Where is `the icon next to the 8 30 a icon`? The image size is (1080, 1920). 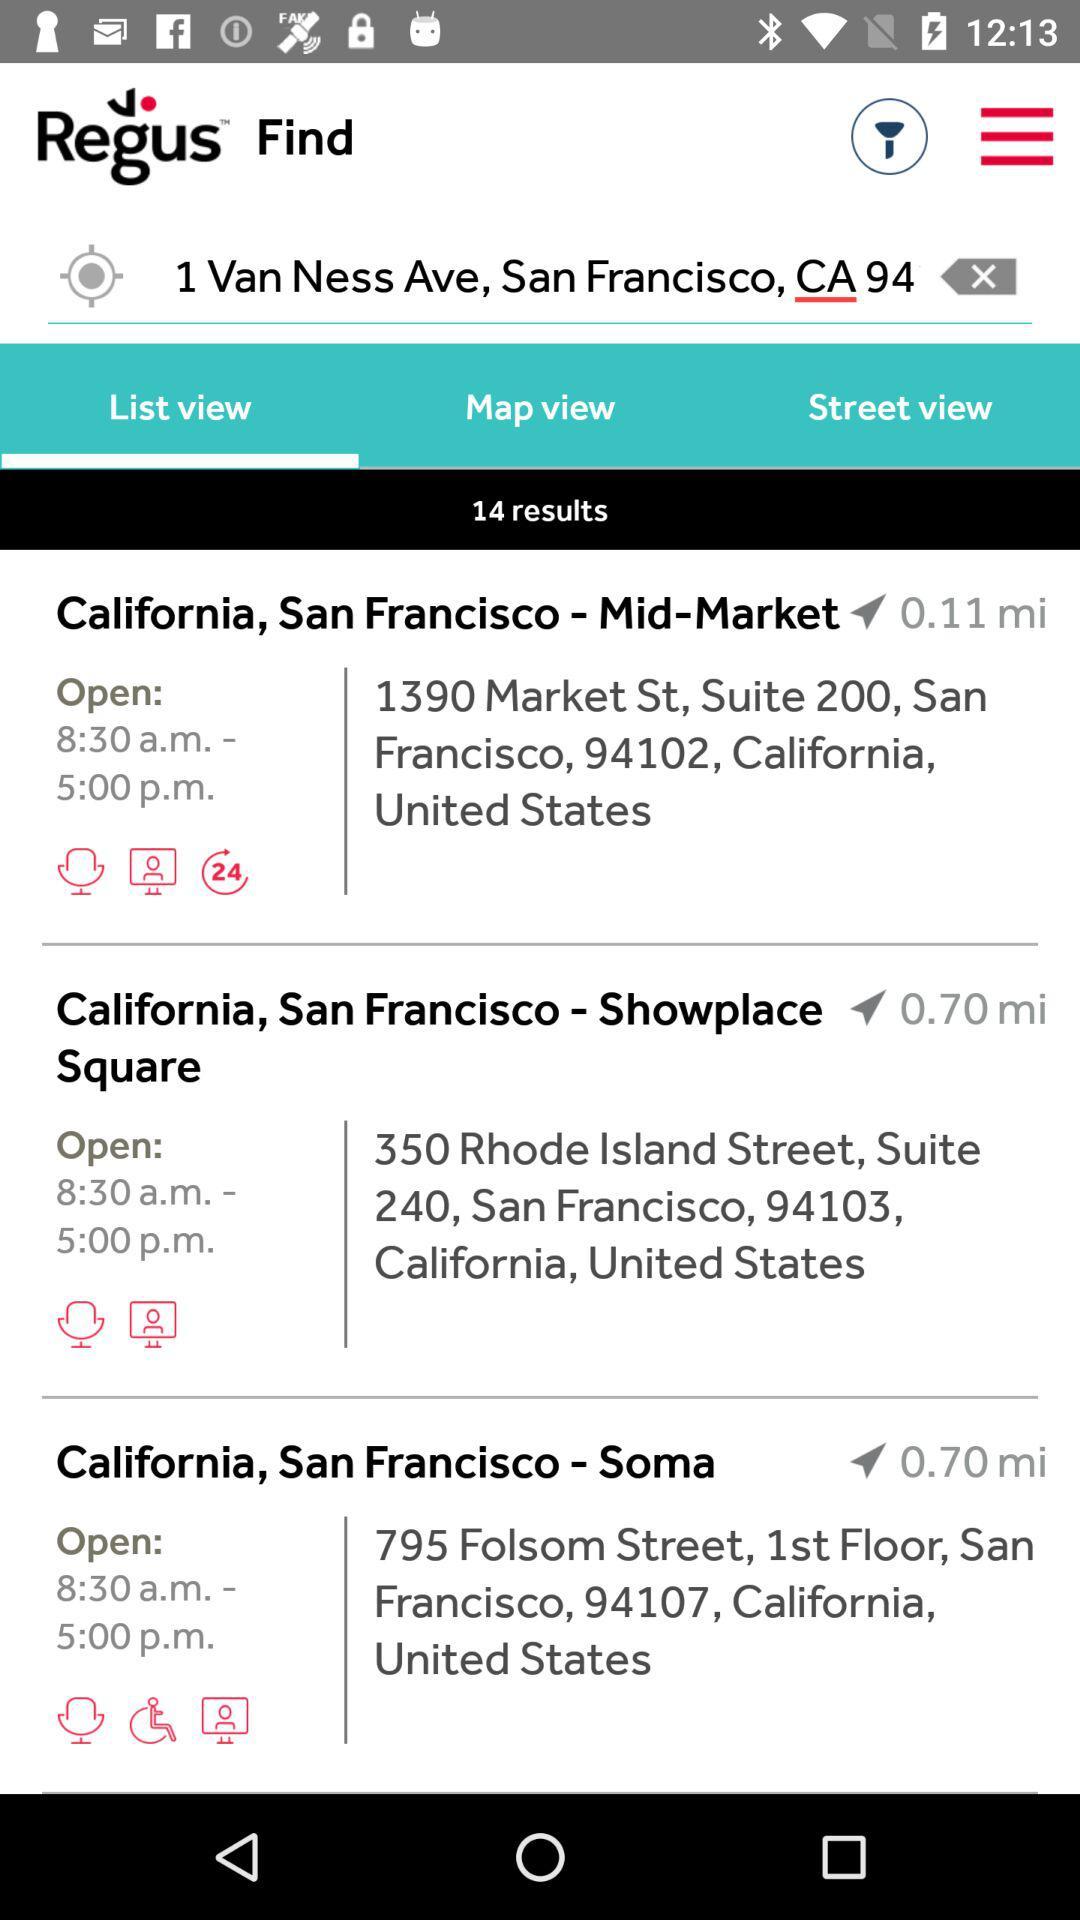
the icon next to the 8 30 a icon is located at coordinates (344, 780).